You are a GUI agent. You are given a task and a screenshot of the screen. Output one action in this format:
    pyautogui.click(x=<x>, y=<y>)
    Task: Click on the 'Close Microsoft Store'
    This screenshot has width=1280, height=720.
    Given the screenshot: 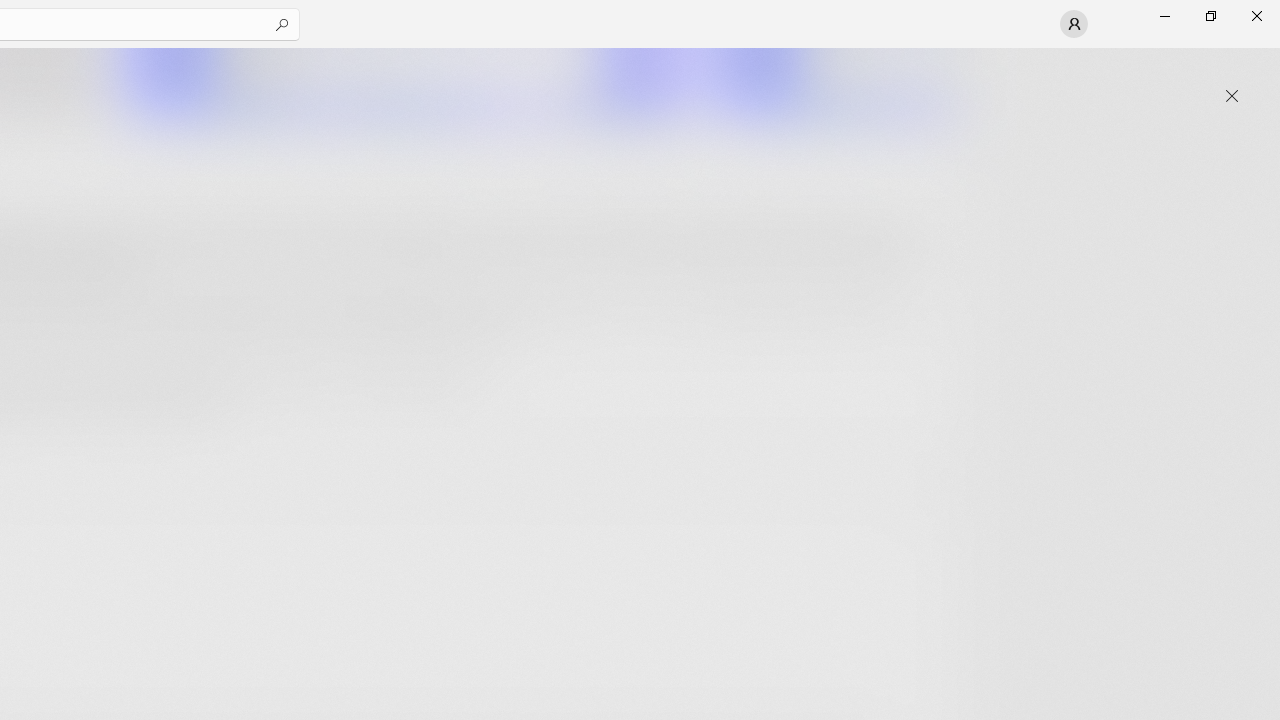 What is the action you would take?
    pyautogui.click(x=1255, y=15)
    